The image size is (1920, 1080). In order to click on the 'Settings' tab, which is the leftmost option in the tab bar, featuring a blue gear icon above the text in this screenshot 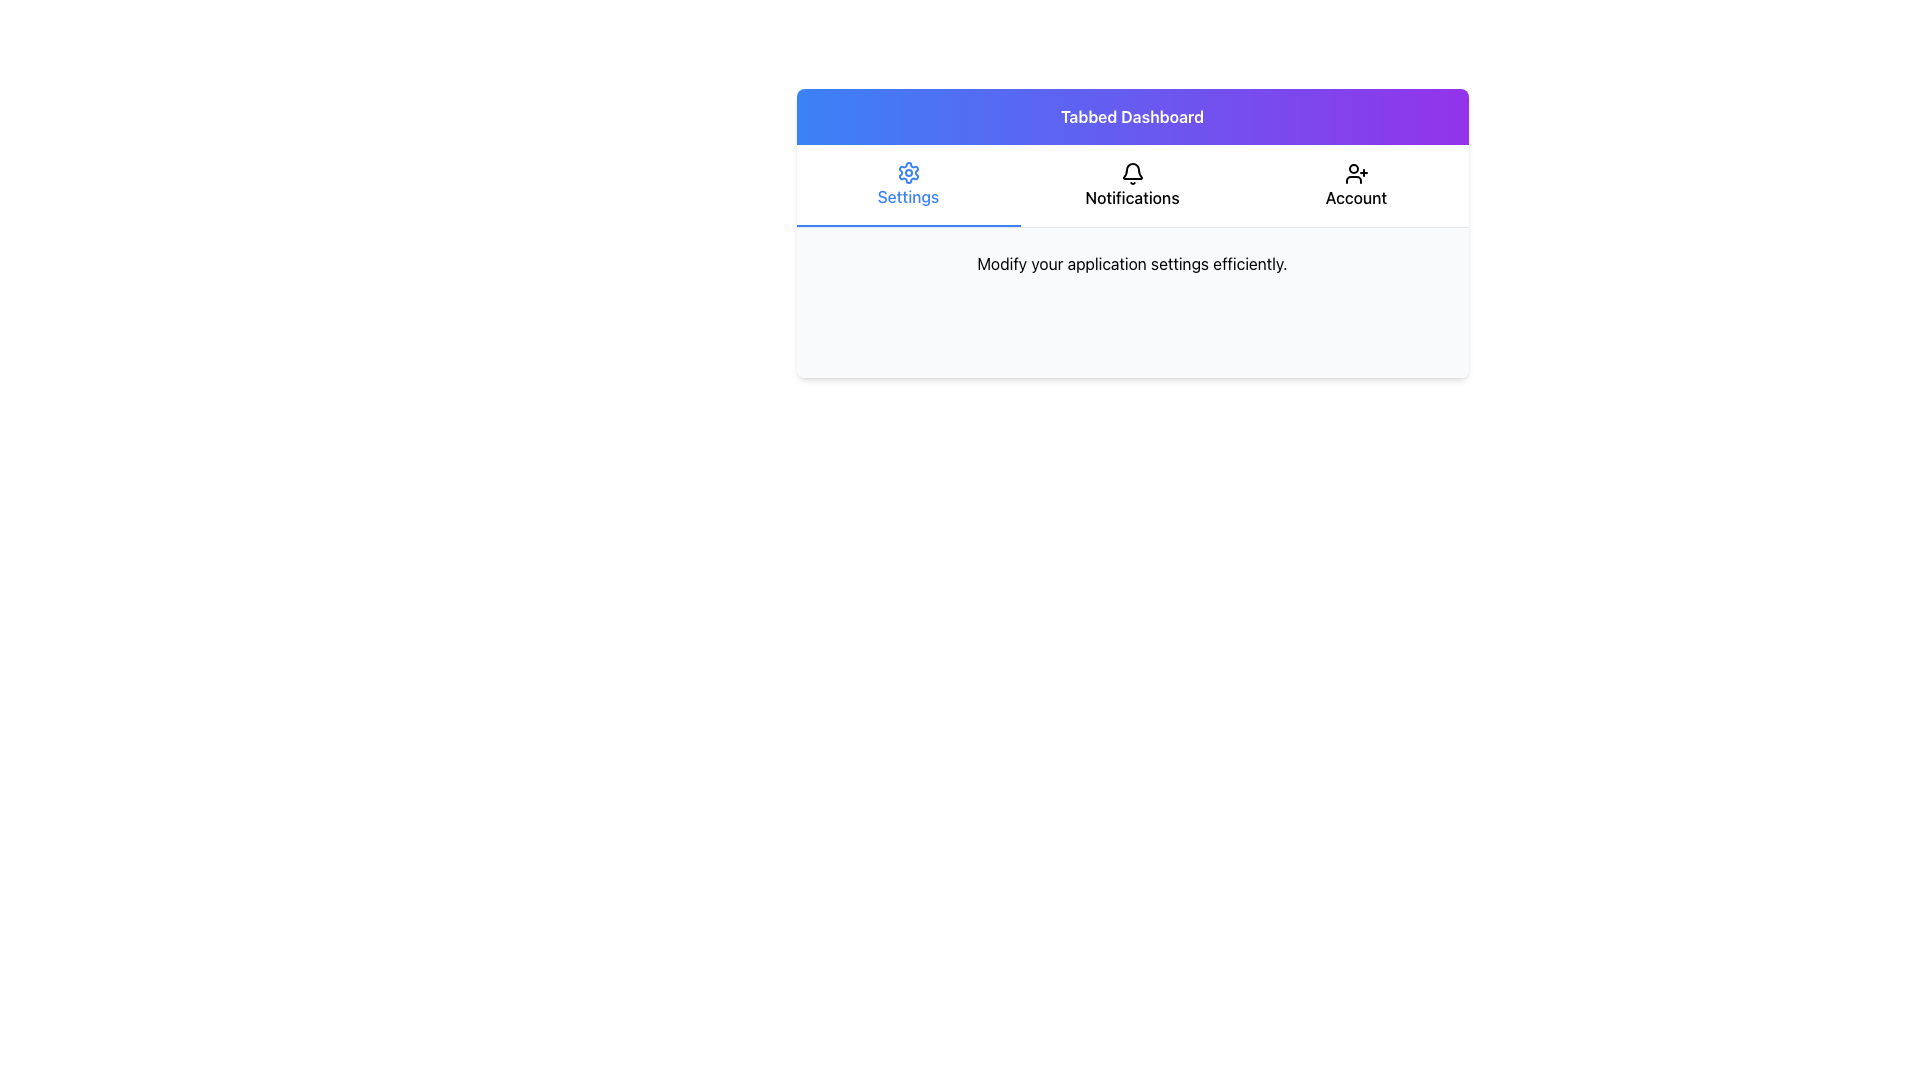, I will do `click(907, 185)`.